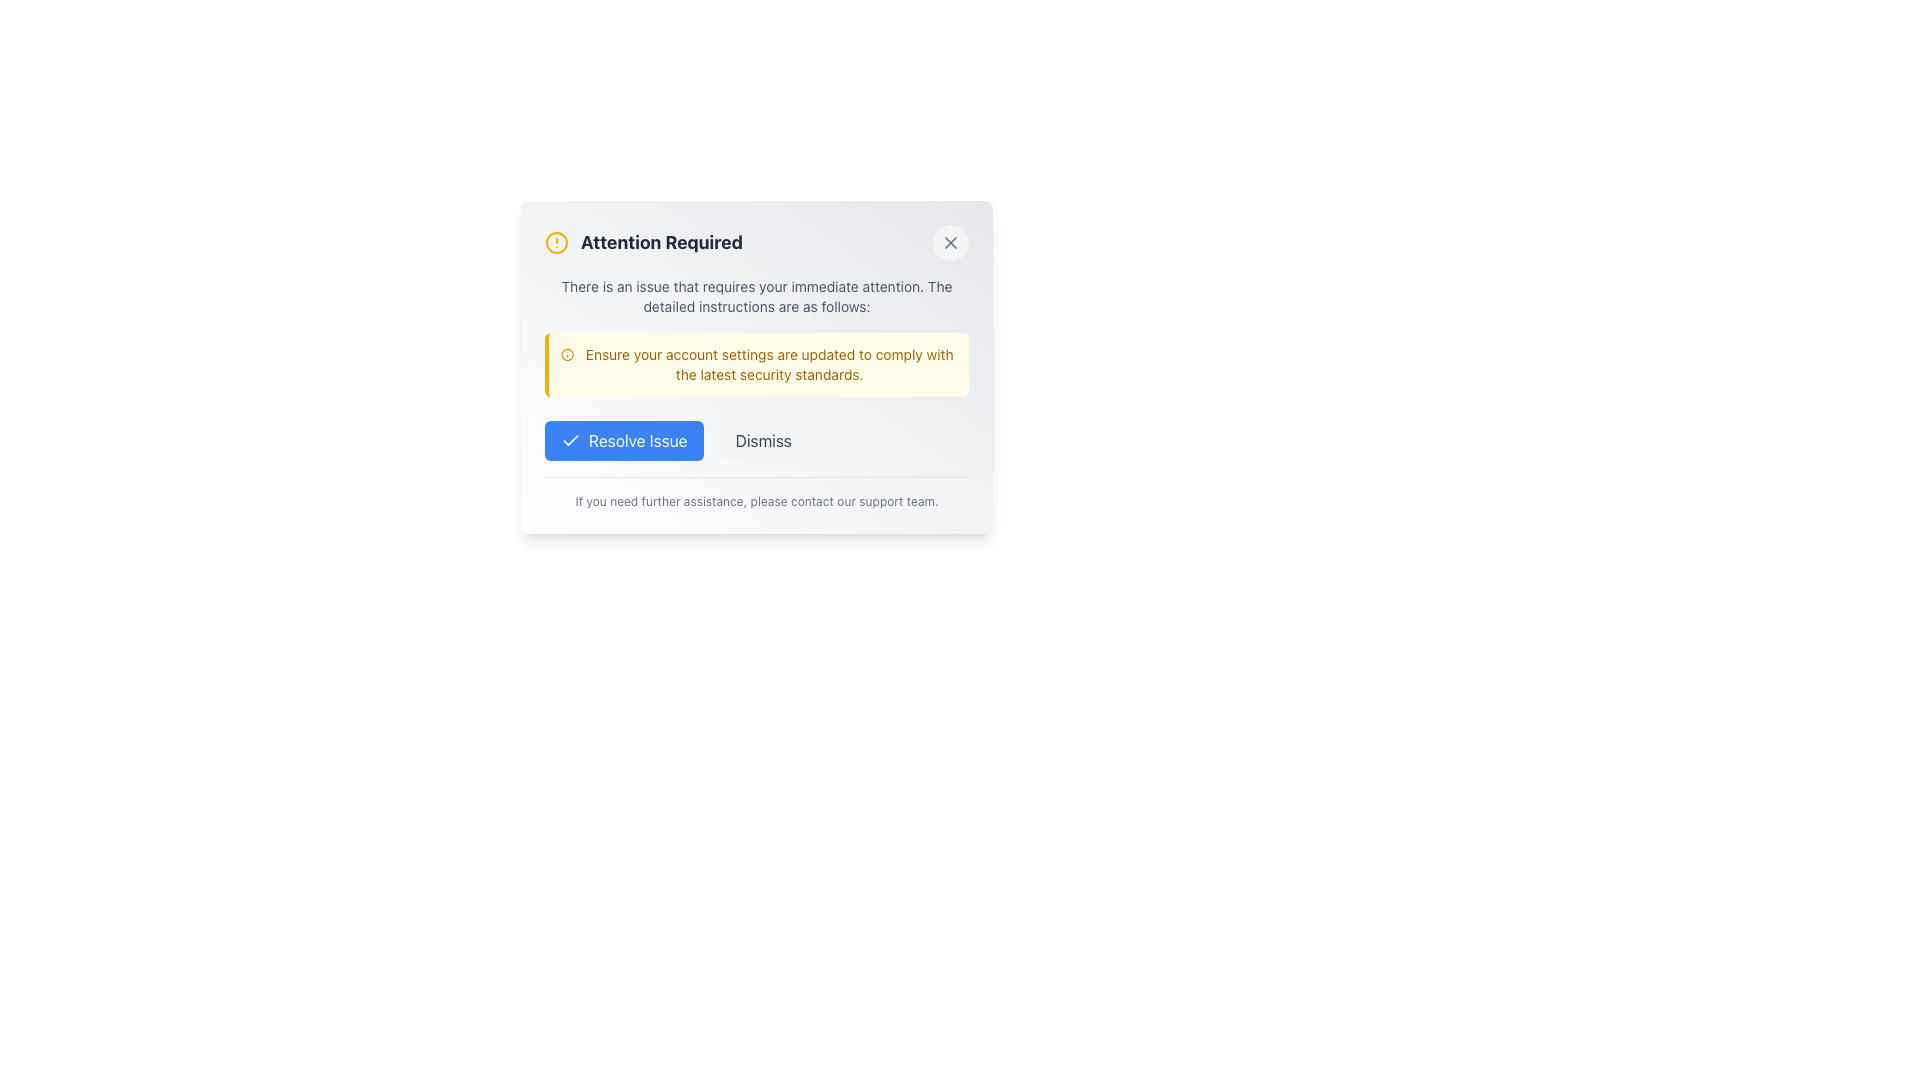  Describe the element at coordinates (757, 365) in the screenshot. I see `the yellow-highlighted informational text block that contains the message 'Ensure your account settings are updated to comply with the latest security standards.'` at that location.